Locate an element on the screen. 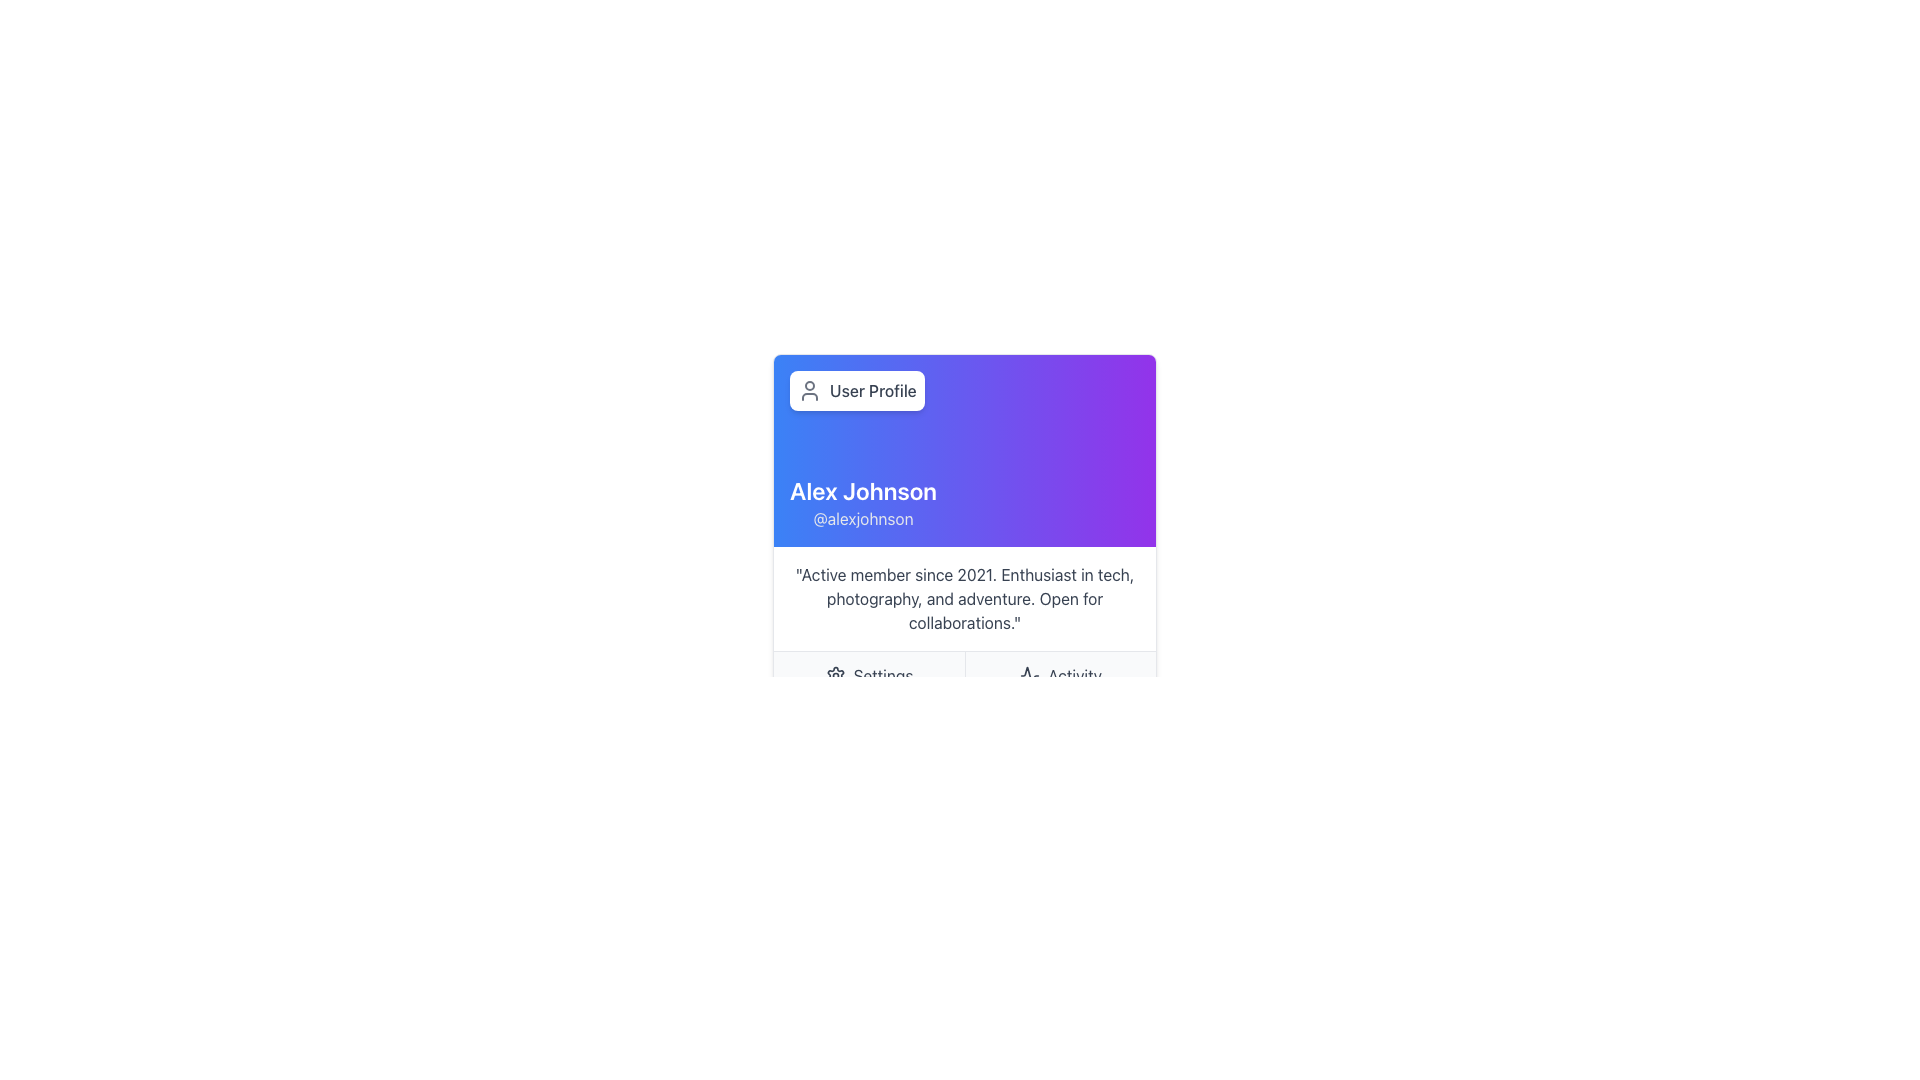 This screenshot has height=1080, width=1920. the settings icon located to the left of the 'Settings' label is located at coordinates (835, 675).